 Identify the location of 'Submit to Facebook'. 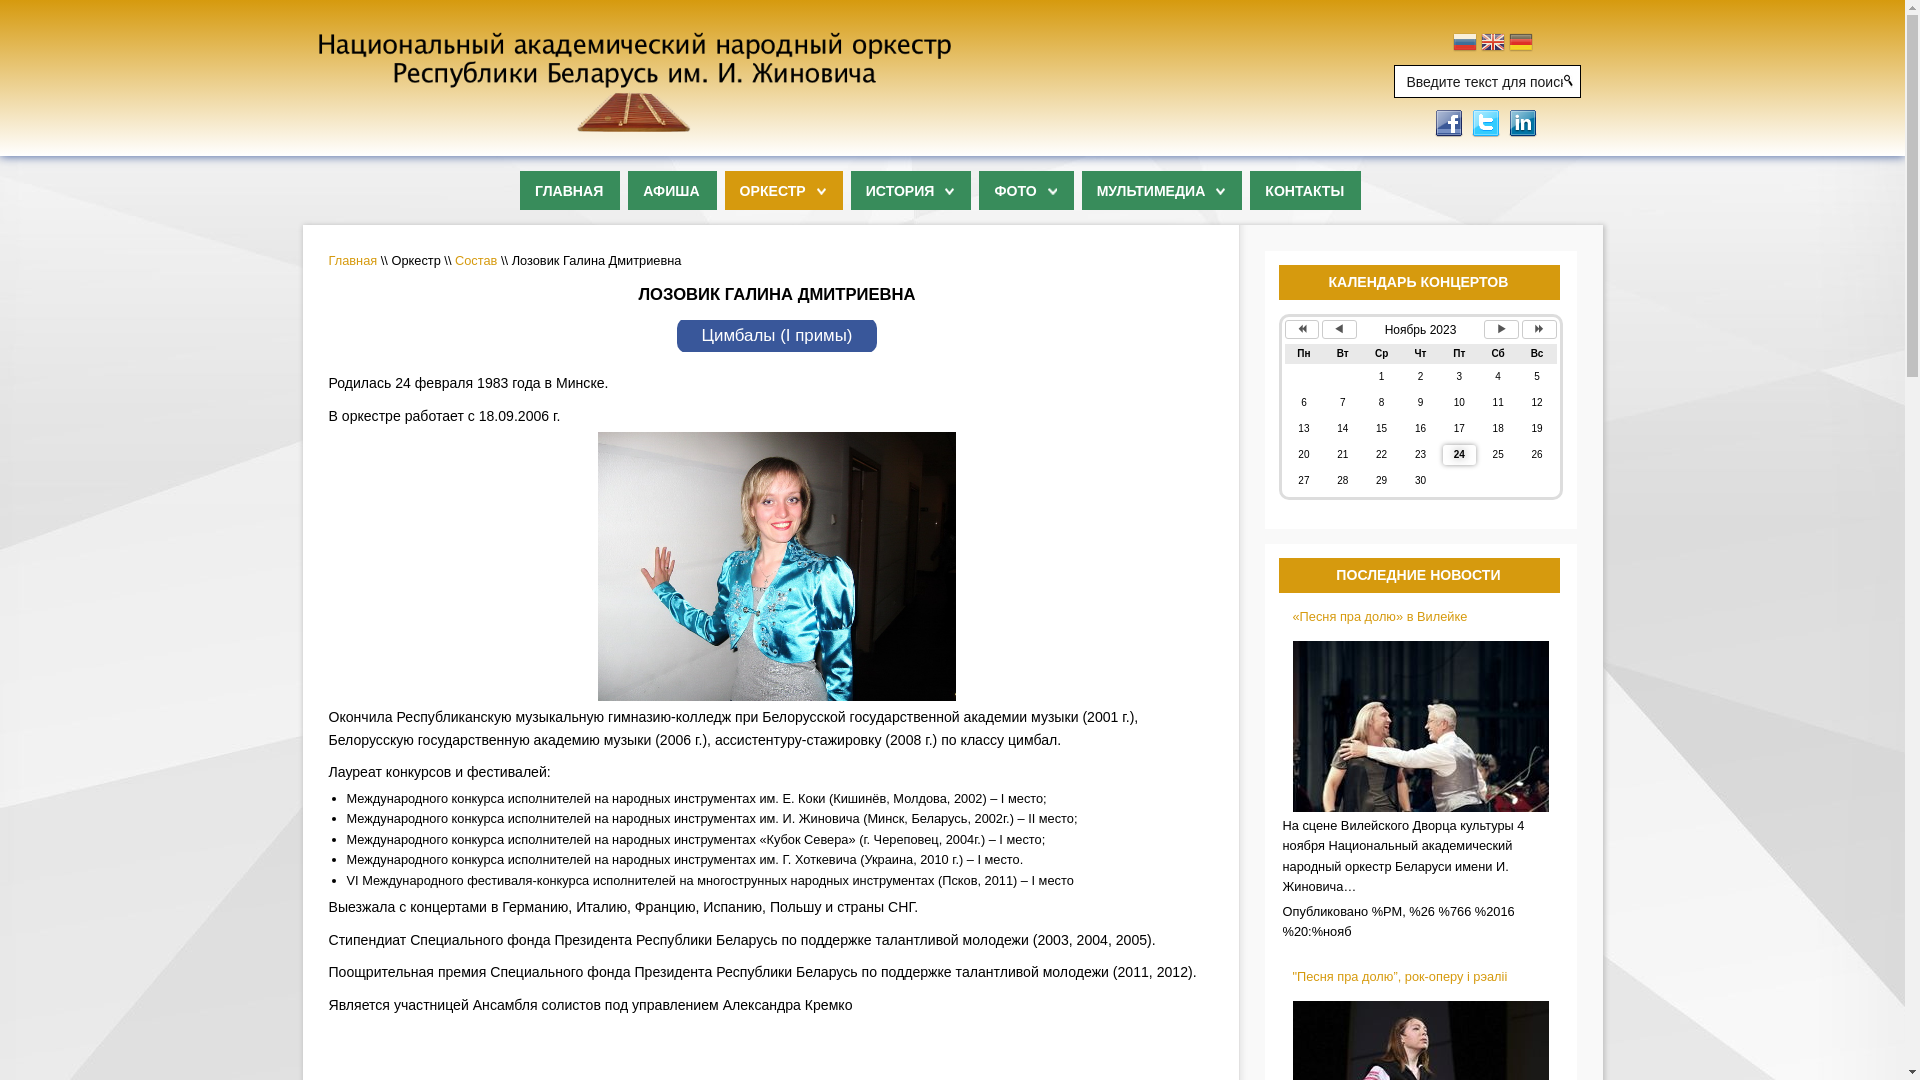
(1430, 121).